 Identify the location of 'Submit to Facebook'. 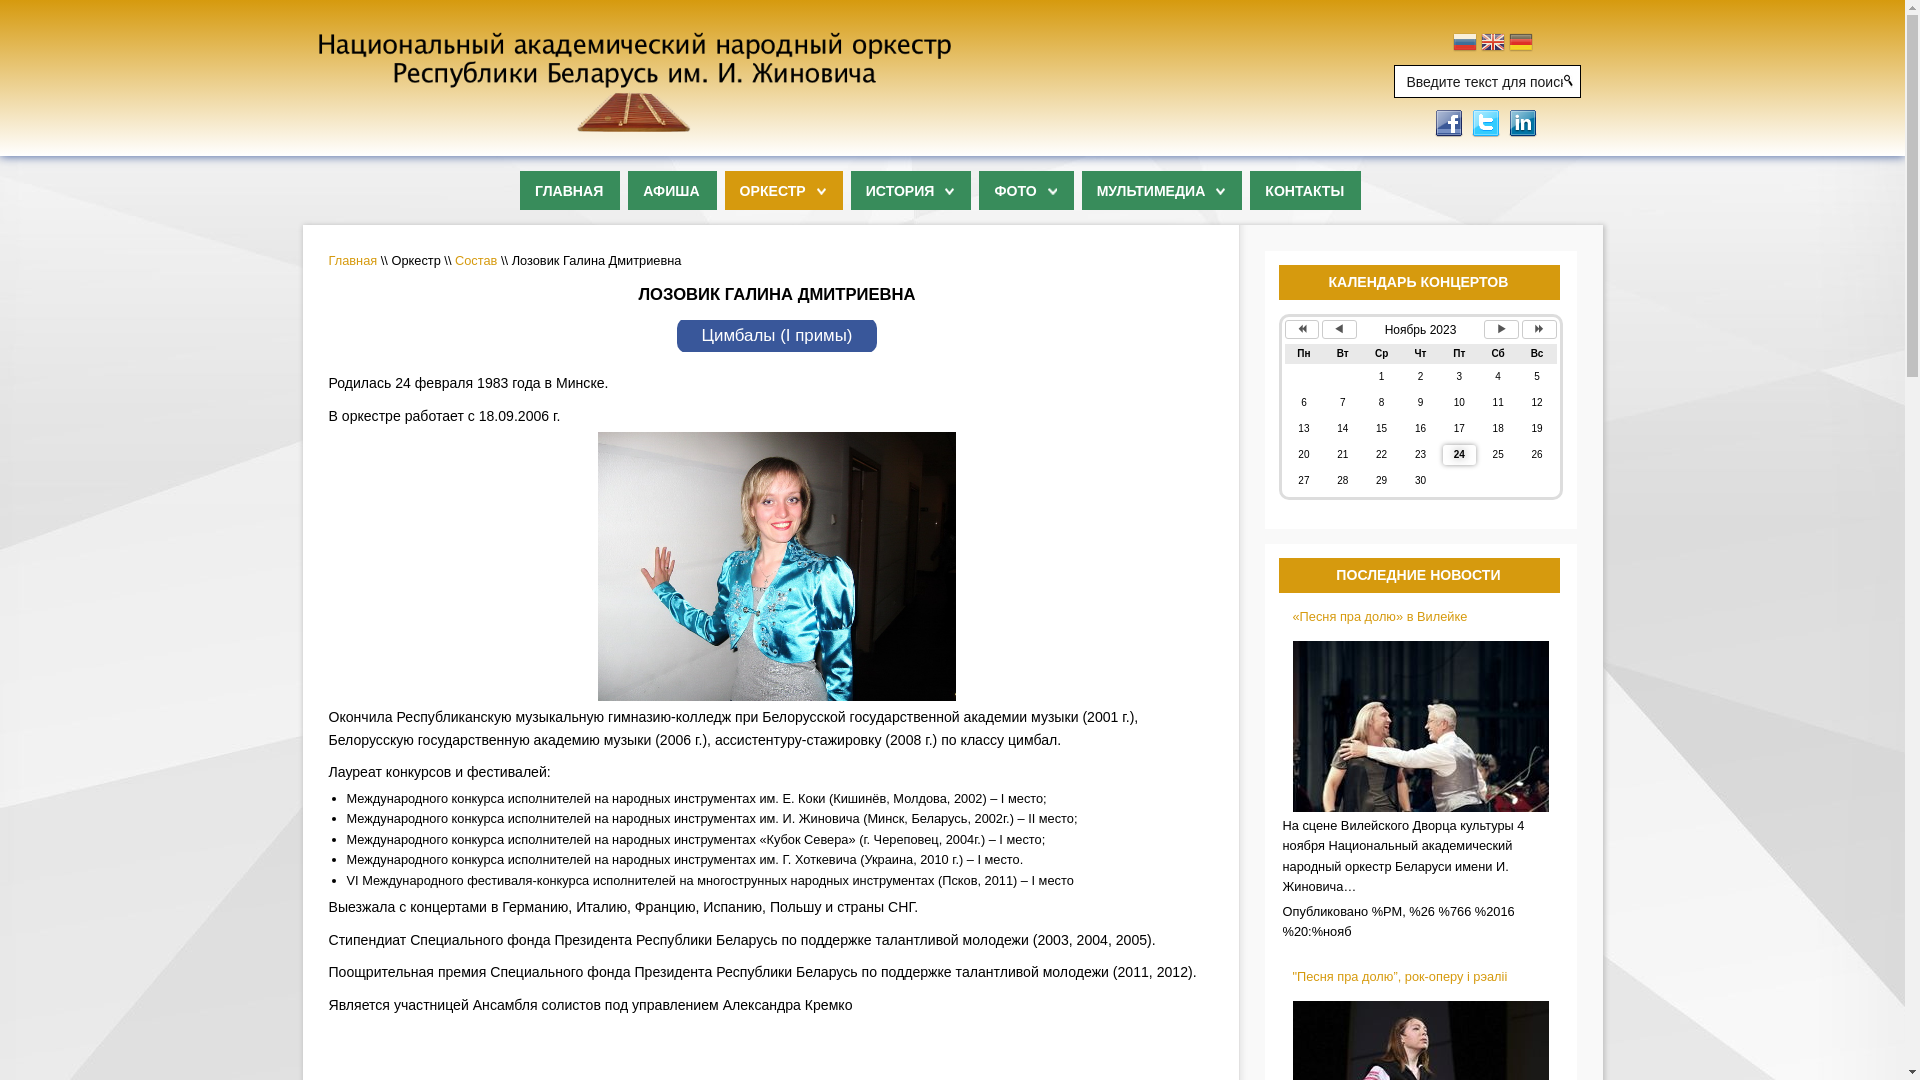
(1430, 121).